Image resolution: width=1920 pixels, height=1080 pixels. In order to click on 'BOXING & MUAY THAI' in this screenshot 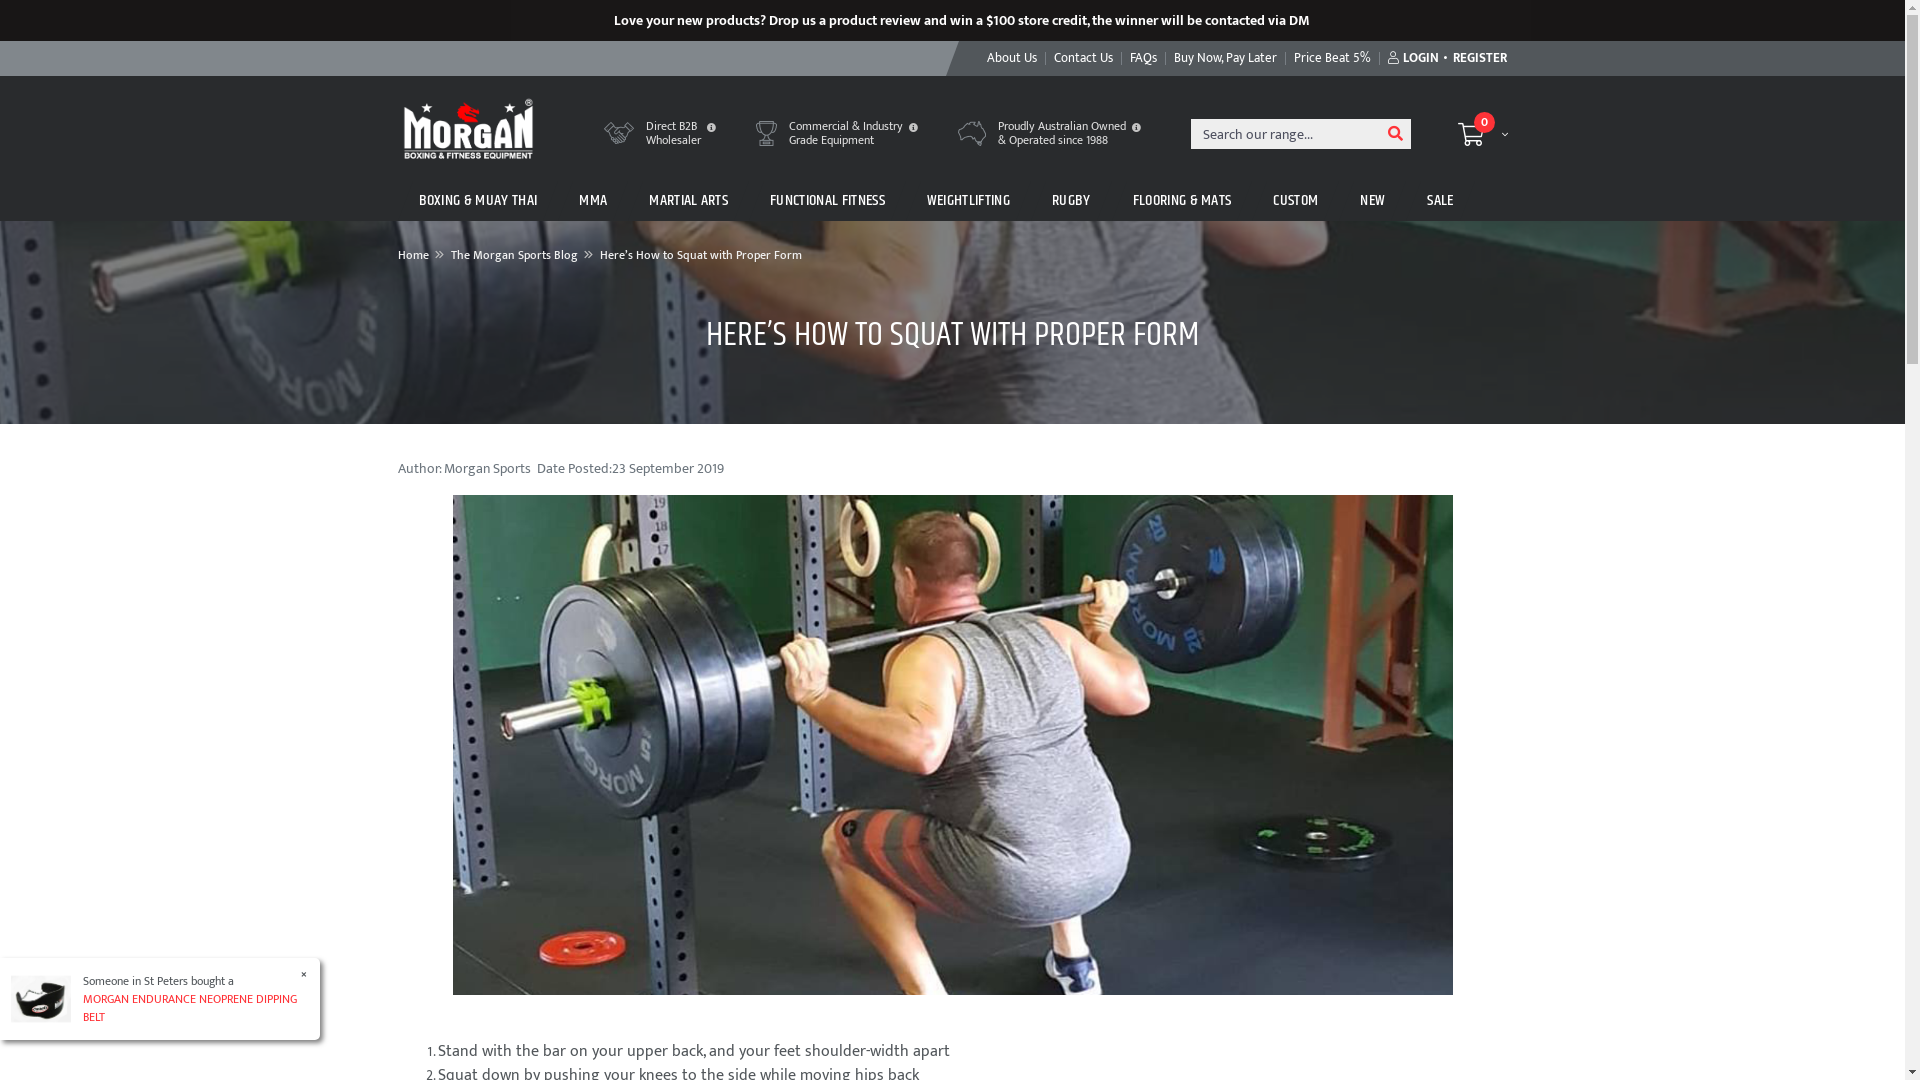, I will do `click(477, 200)`.